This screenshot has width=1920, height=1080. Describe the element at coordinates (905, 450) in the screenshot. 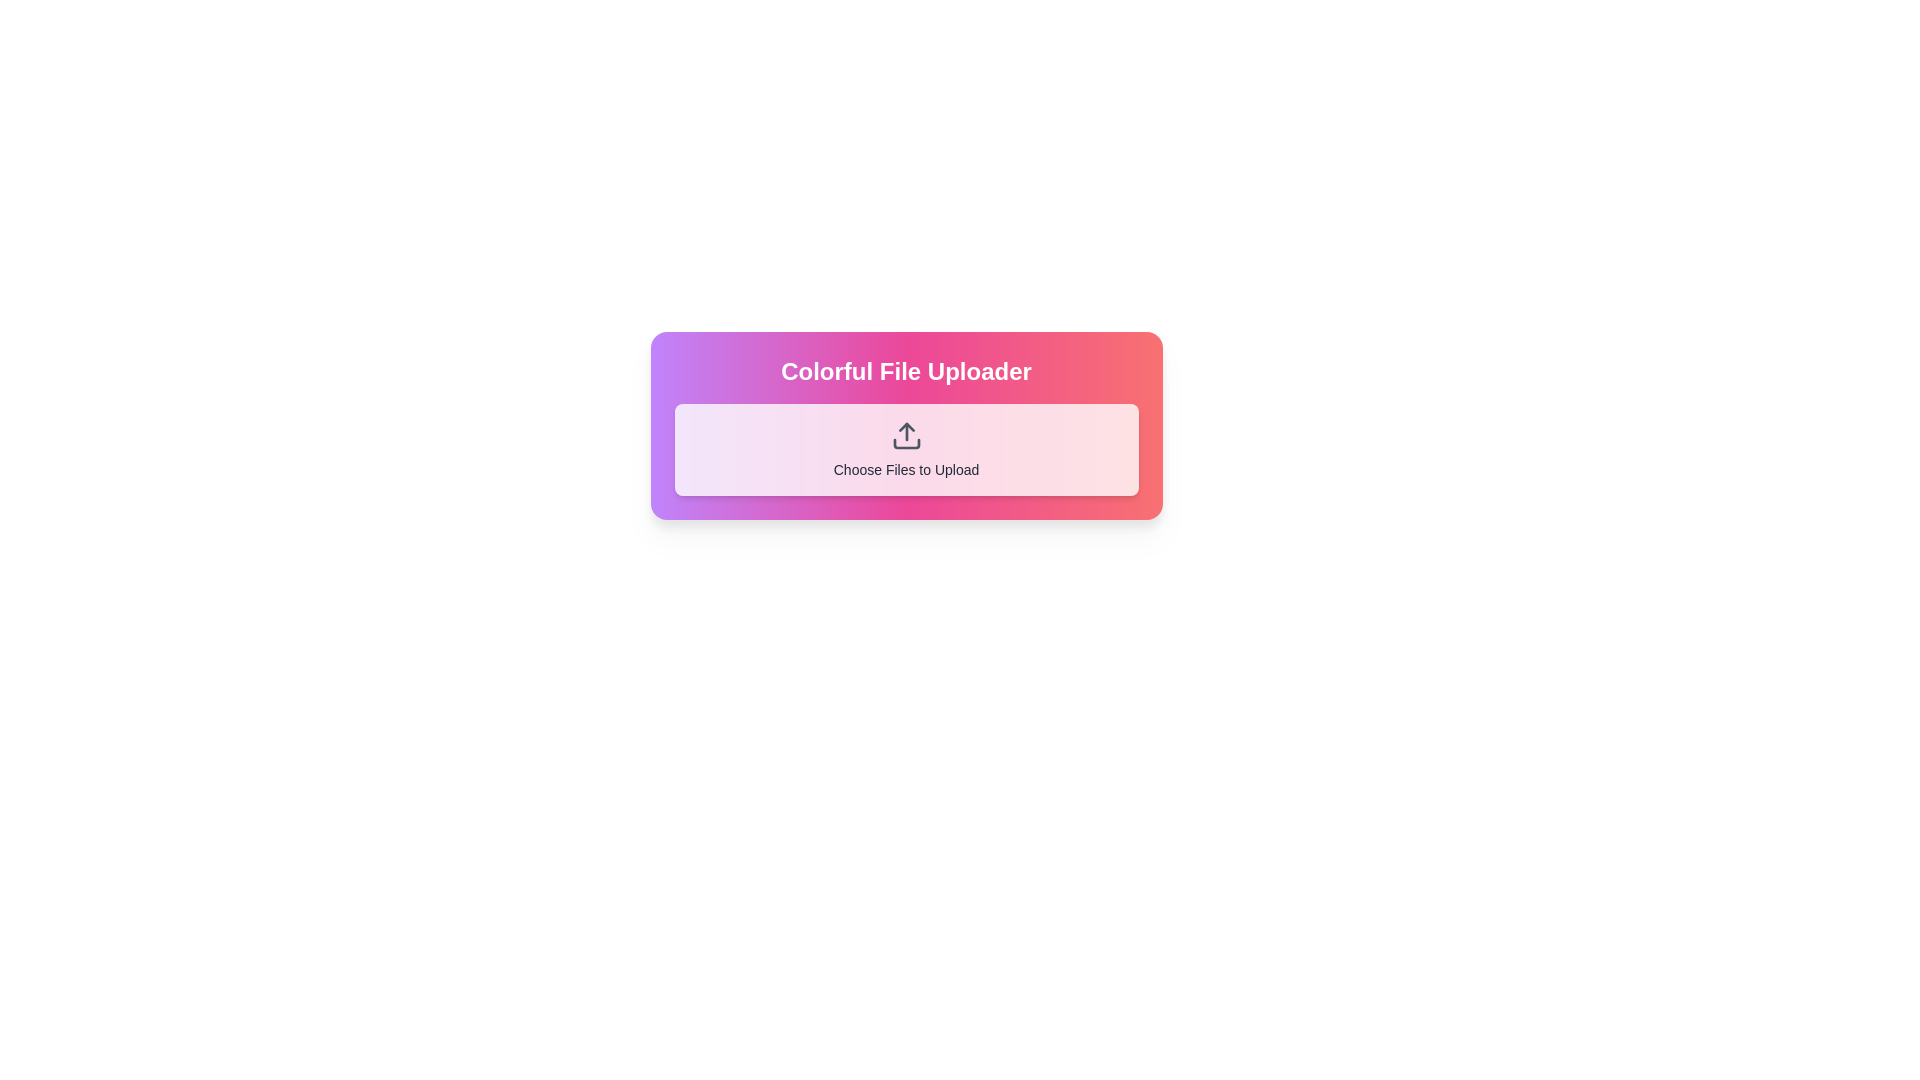

I see `the button located below the heading 'Colorful File Uploader'` at that location.